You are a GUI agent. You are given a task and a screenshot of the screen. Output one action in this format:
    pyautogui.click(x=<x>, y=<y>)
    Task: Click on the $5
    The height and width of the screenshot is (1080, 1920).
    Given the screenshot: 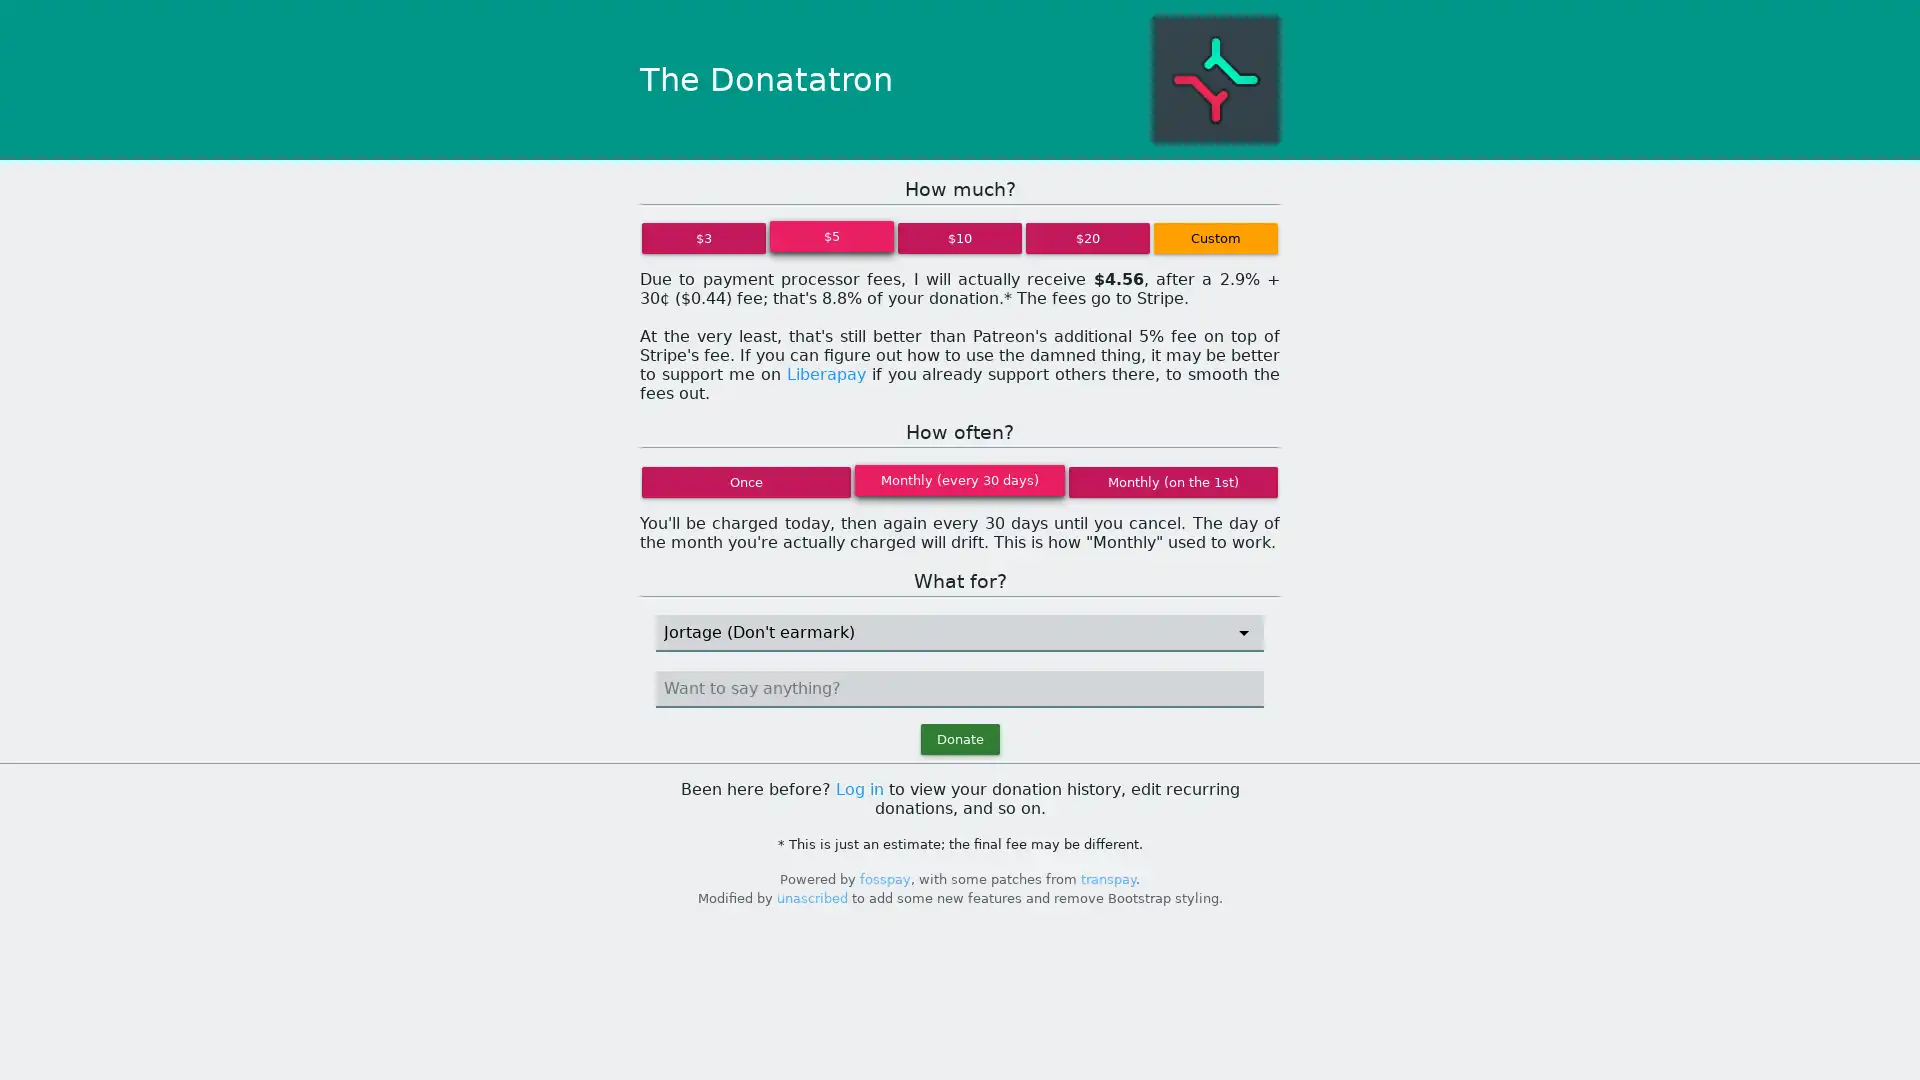 What is the action you would take?
    pyautogui.click(x=831, y=235)
    